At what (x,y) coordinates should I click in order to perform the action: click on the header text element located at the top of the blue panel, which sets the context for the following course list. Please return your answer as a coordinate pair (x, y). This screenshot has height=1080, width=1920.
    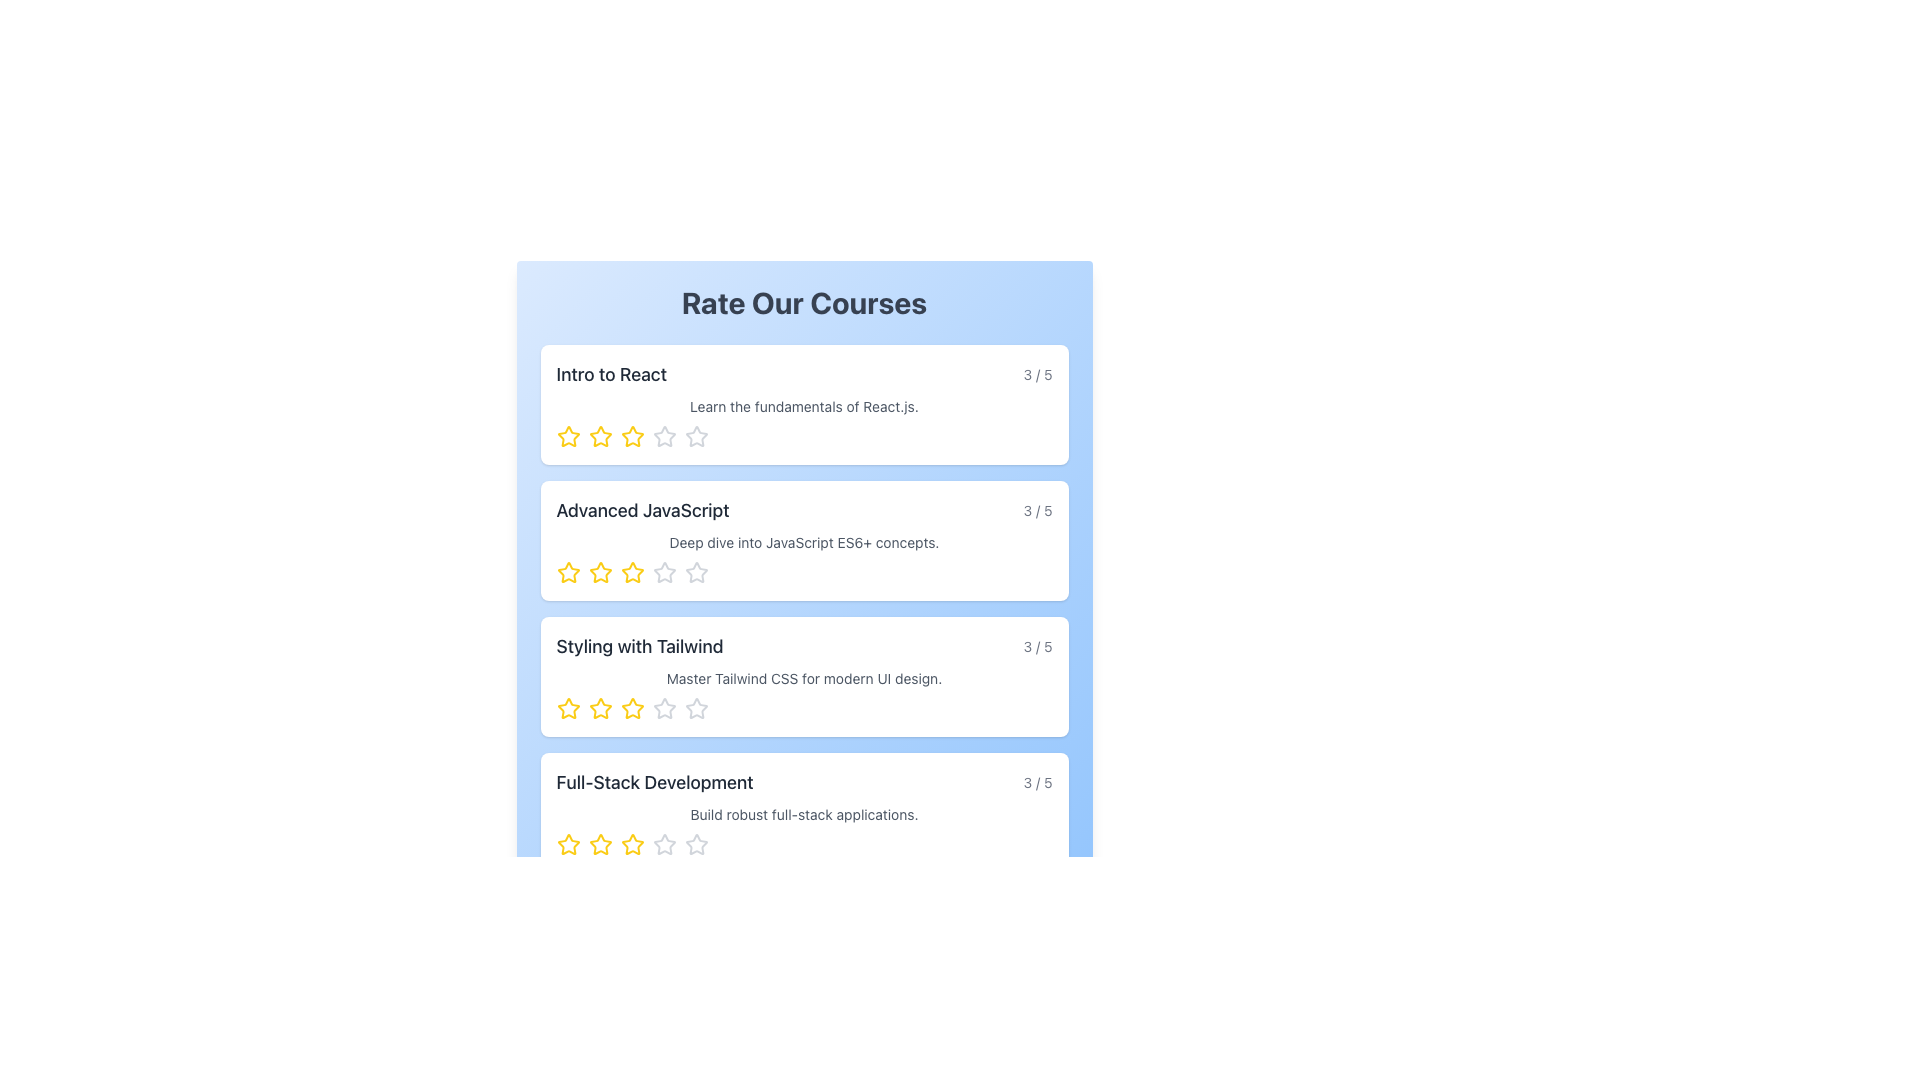
    Looking at the image, I should click on (804, 303).